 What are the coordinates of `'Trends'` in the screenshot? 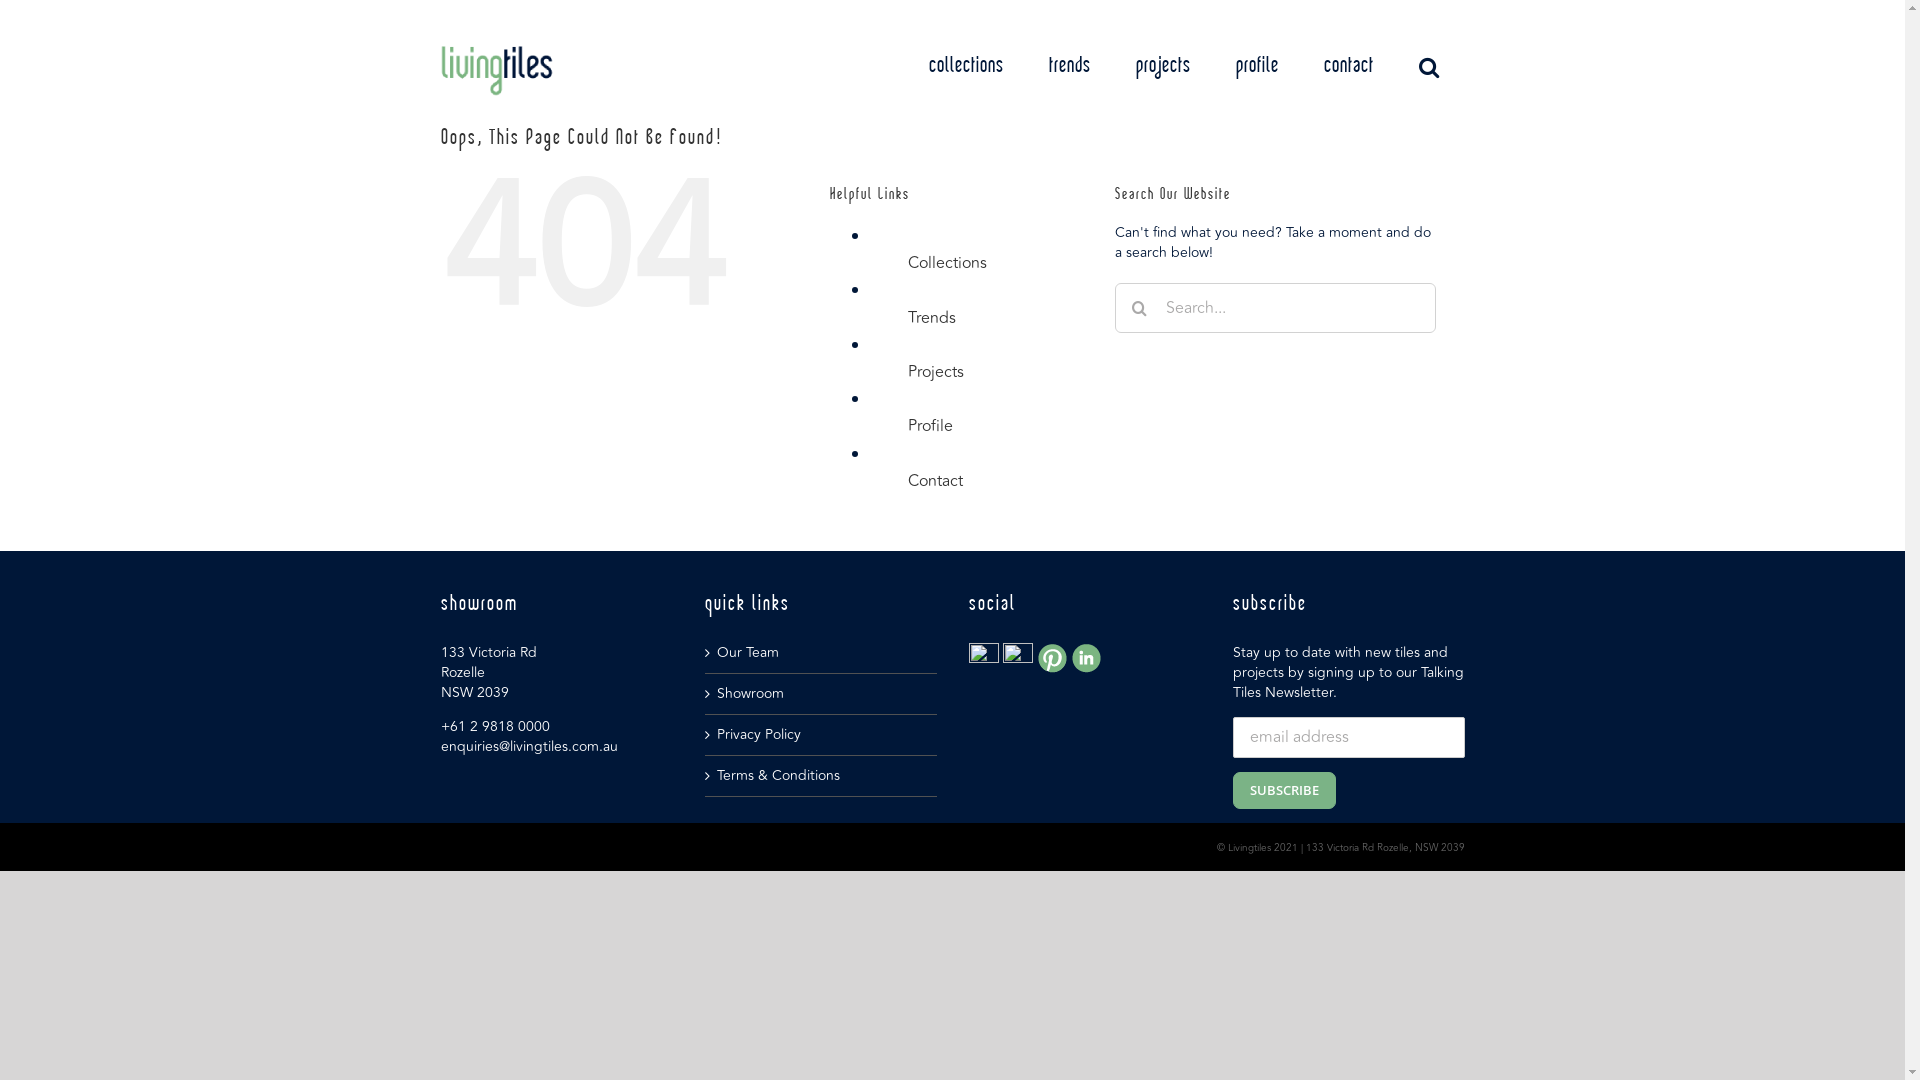 It's located at (930, 316).